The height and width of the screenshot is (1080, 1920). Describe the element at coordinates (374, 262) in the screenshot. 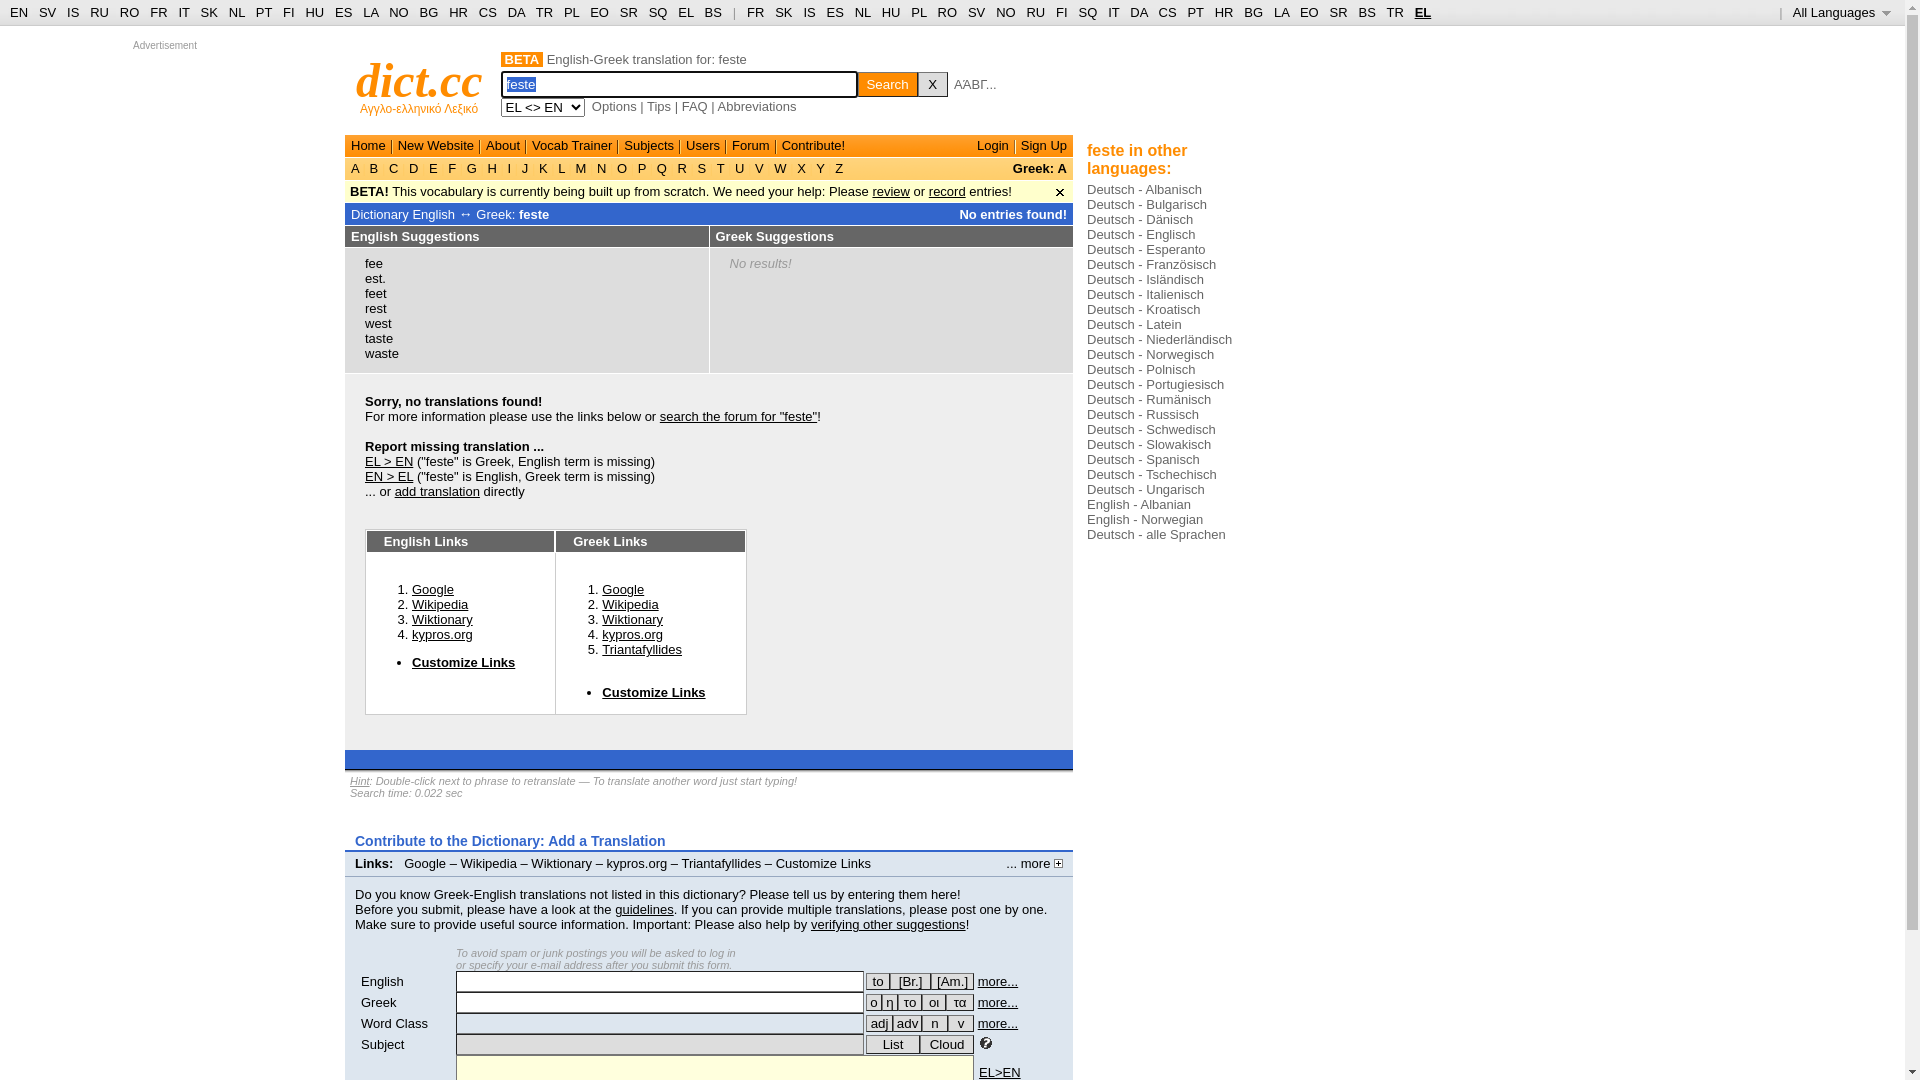

I see `'fee'` at that location.